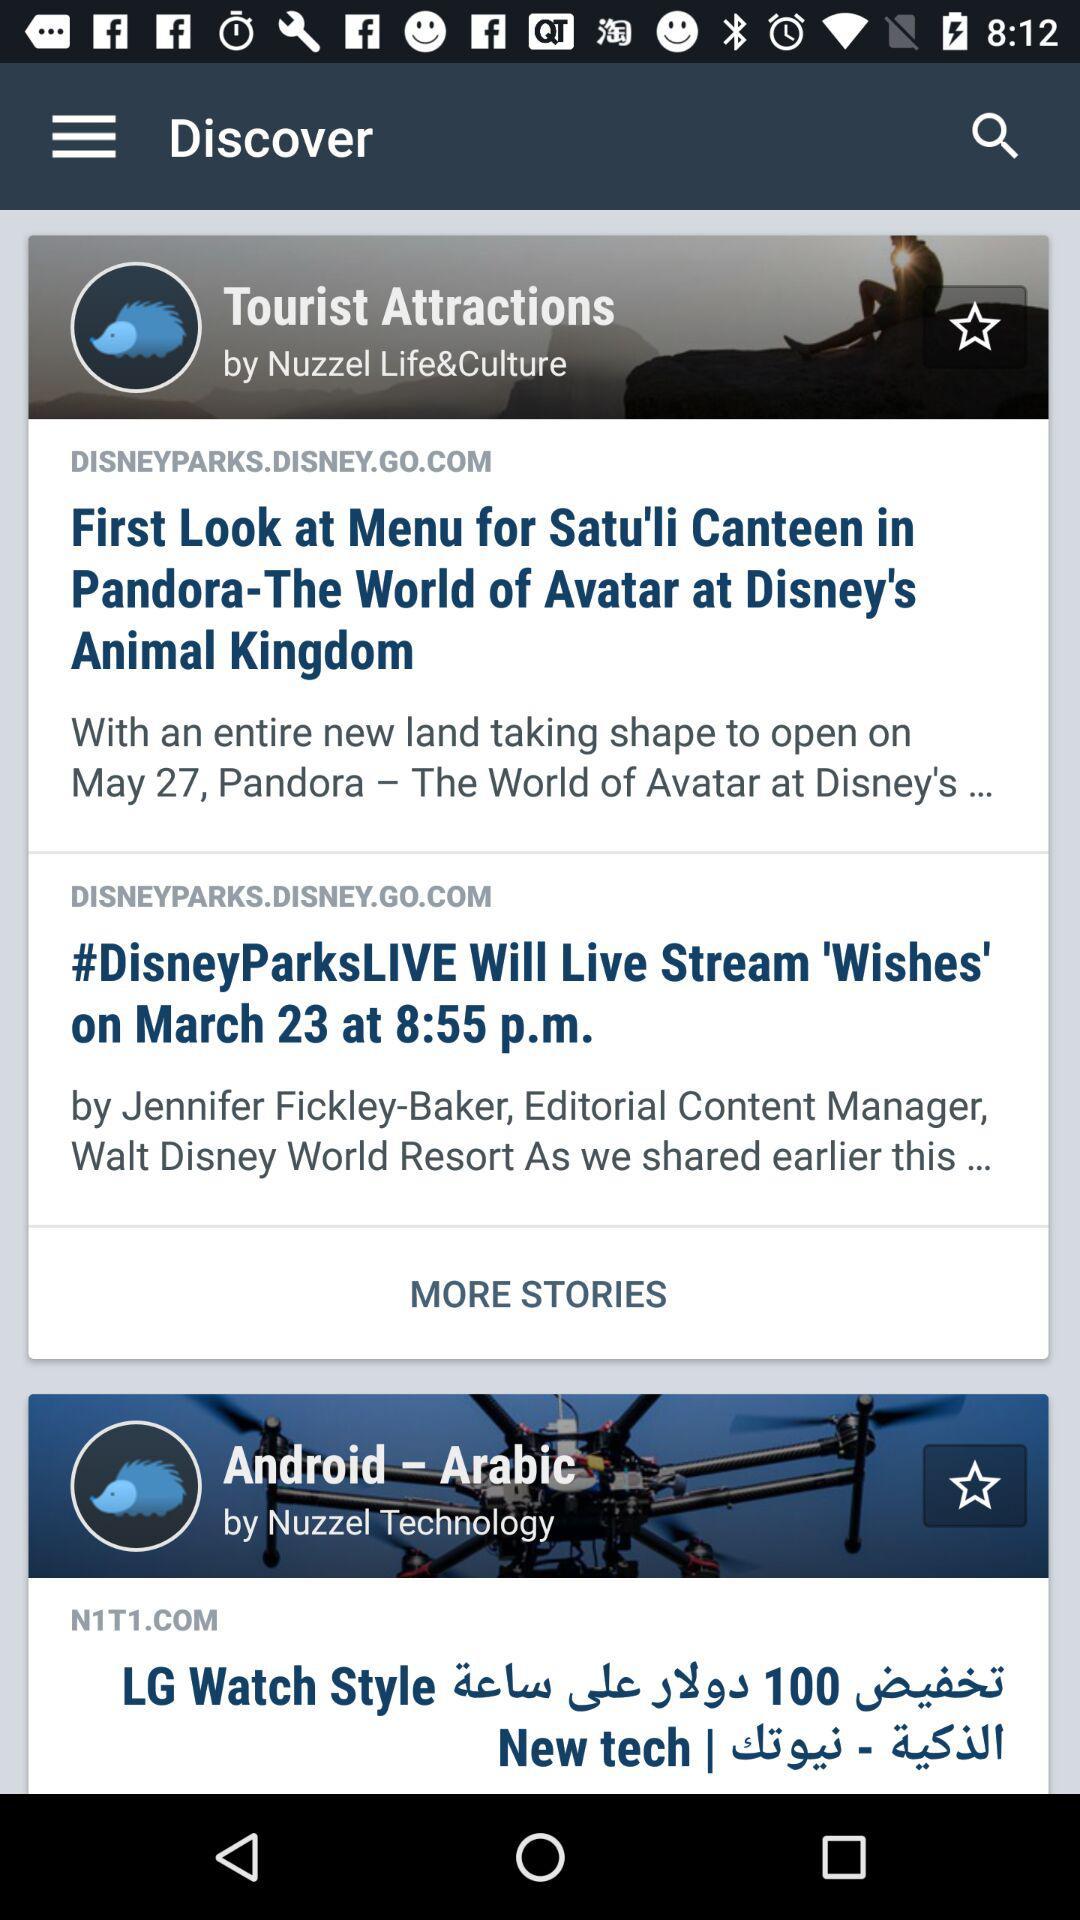  Describe the element at coordinates (974, 1485) in the screenshot. I see `page` at that location.